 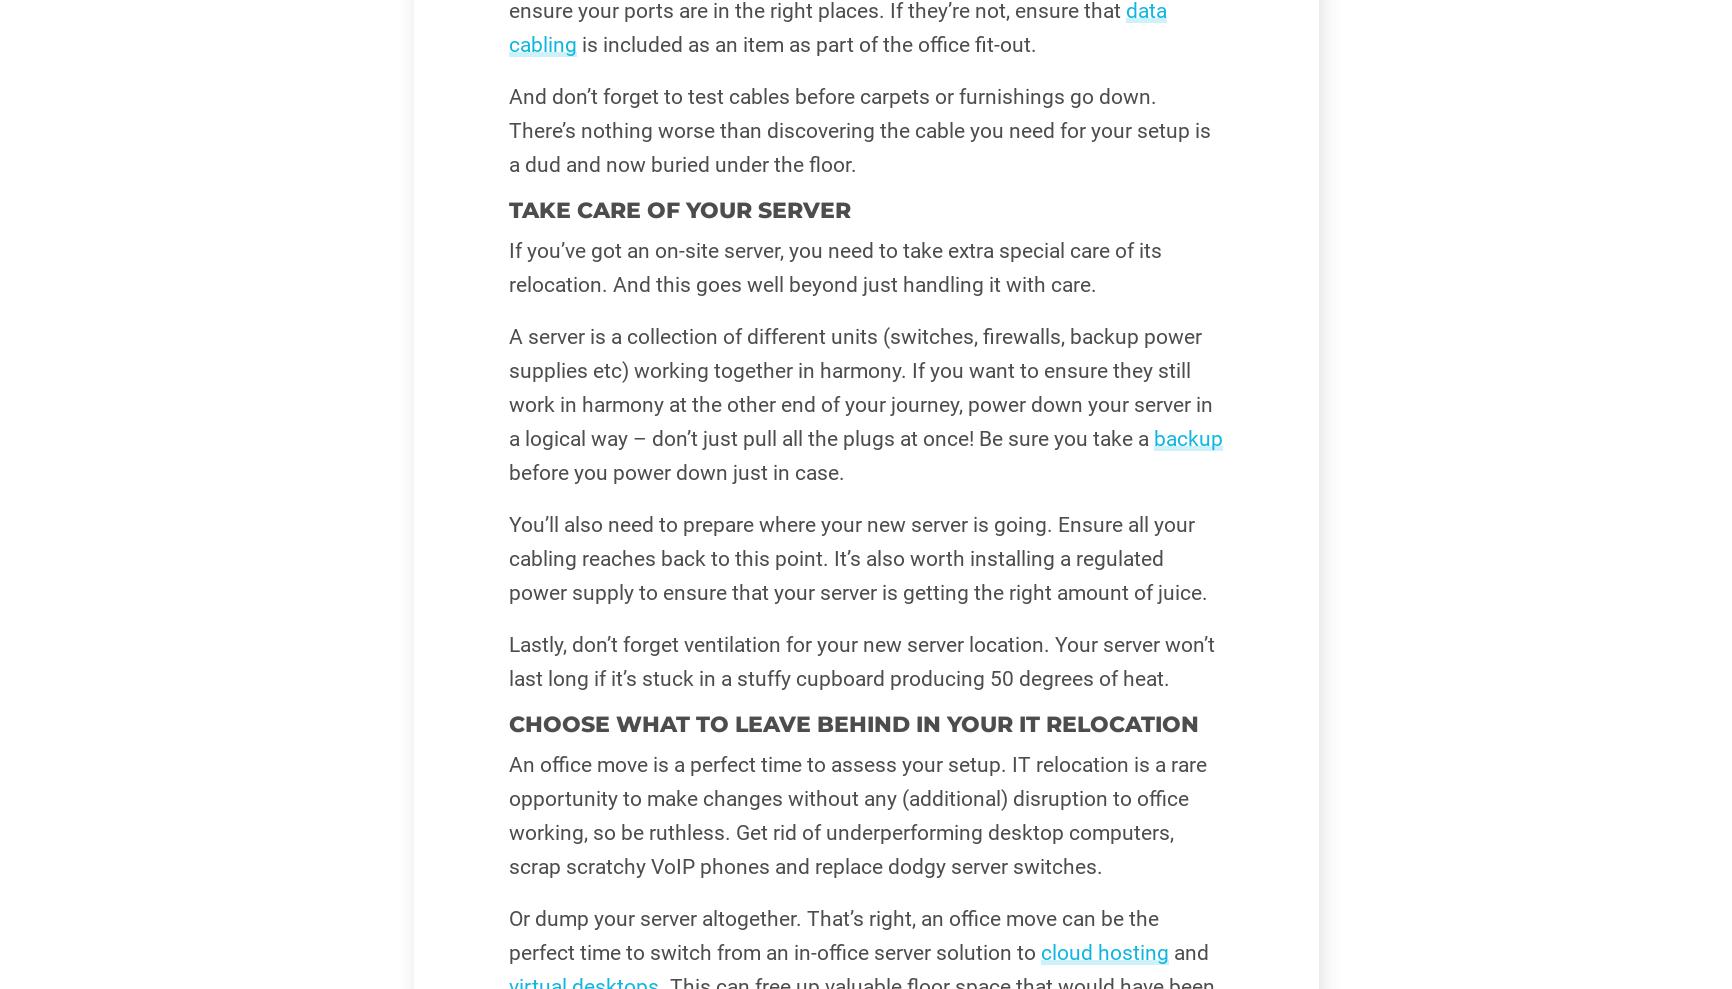 I want to click on 'You’ll also need to prepare where your new server is going. Ensure all your cabling reaches back to this point. It’s also worth installing a regulated power supply to ensure that your server is getting the right amount of juice.', so click(x=856, y=557).